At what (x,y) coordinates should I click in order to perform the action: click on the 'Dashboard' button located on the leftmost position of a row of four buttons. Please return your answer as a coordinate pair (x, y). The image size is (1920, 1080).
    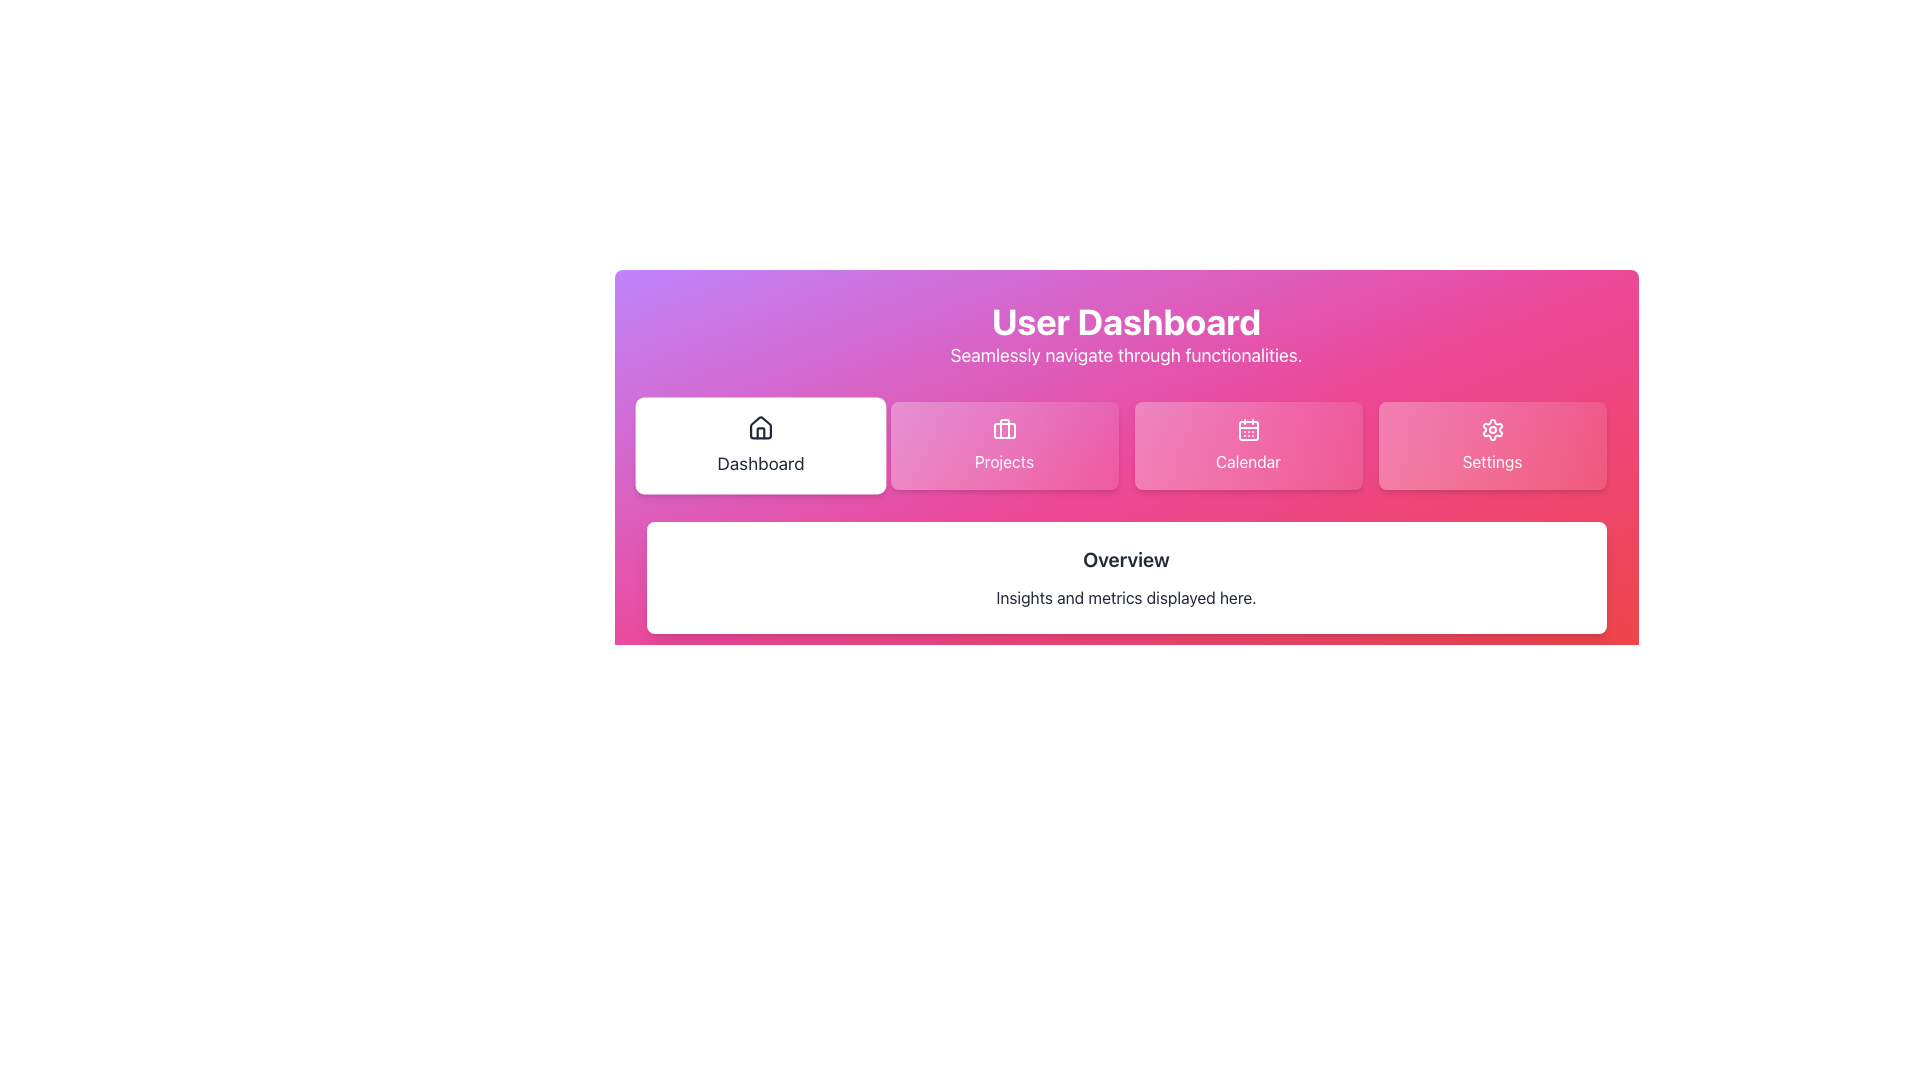
    Looking at the image, I should click on (759, 445).